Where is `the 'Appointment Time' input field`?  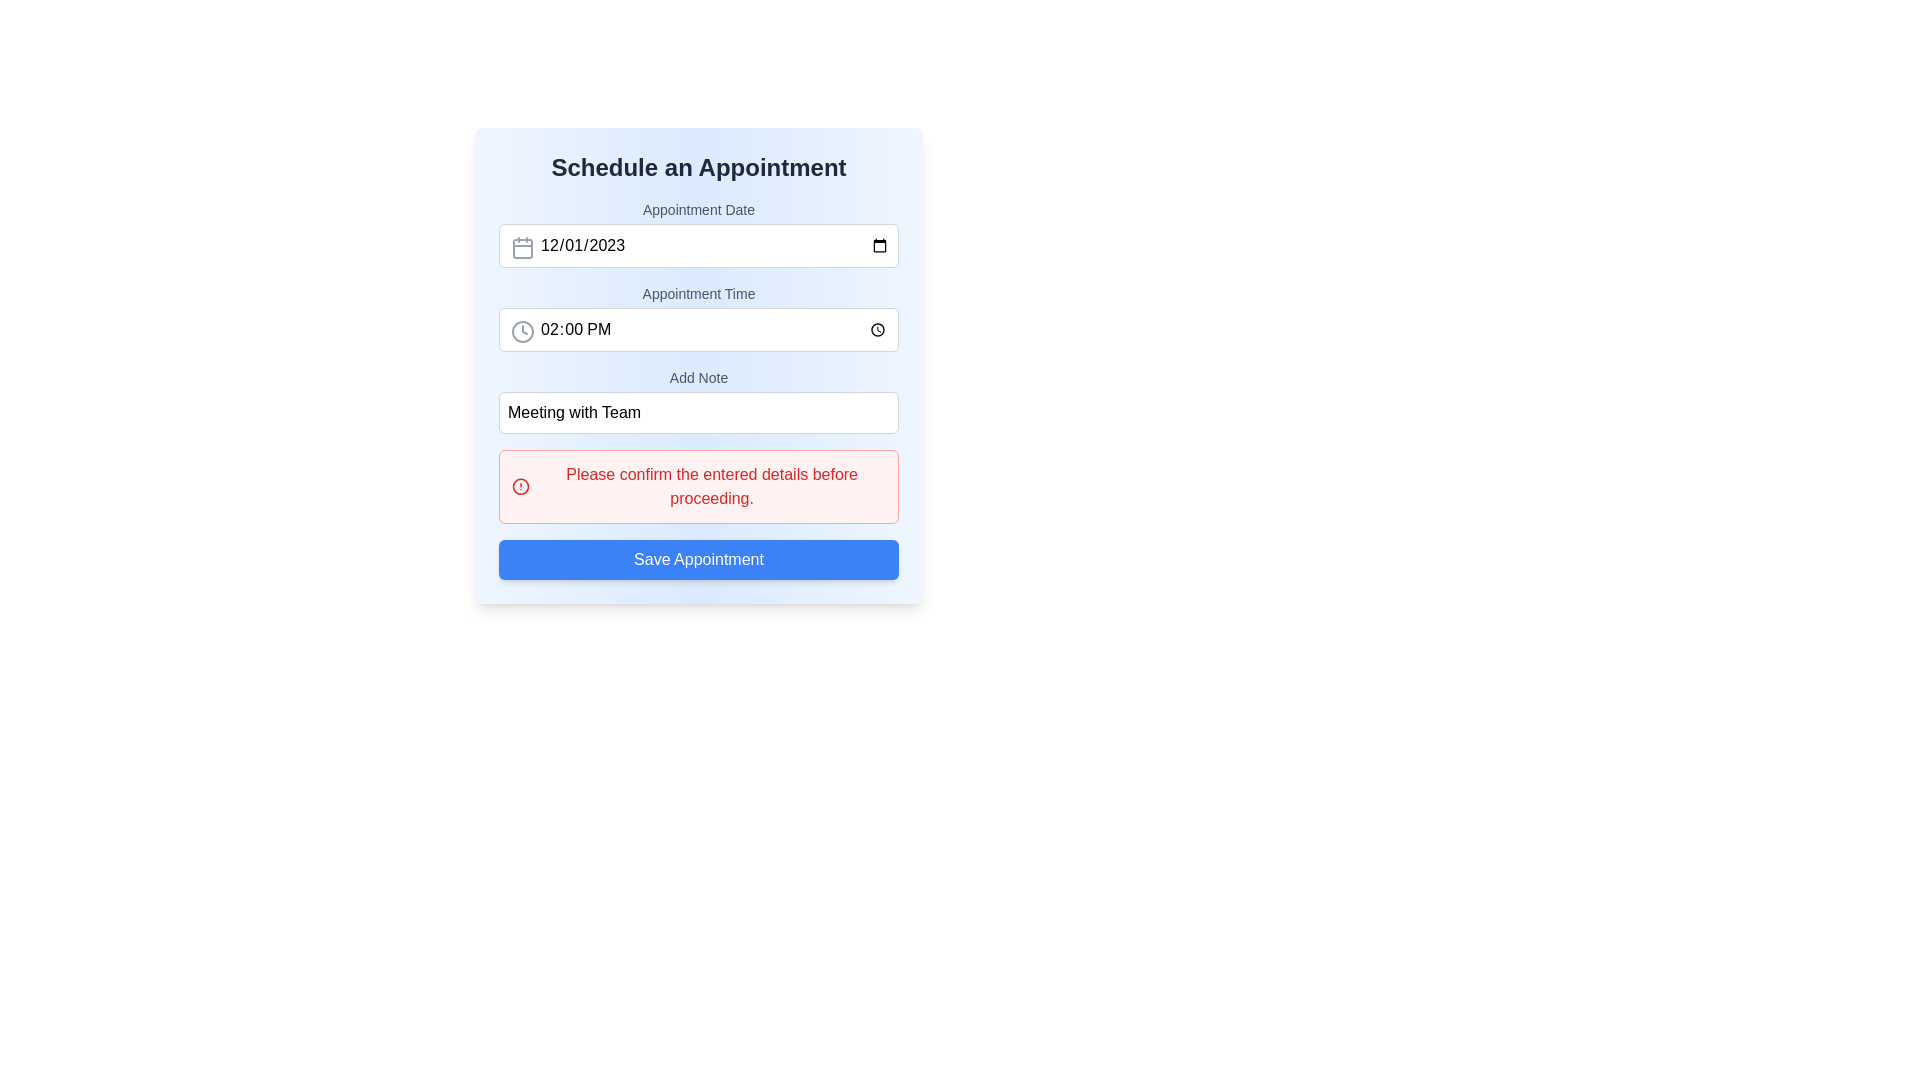
the 'Appointment Time' input field is located at coordinates (699, 316).